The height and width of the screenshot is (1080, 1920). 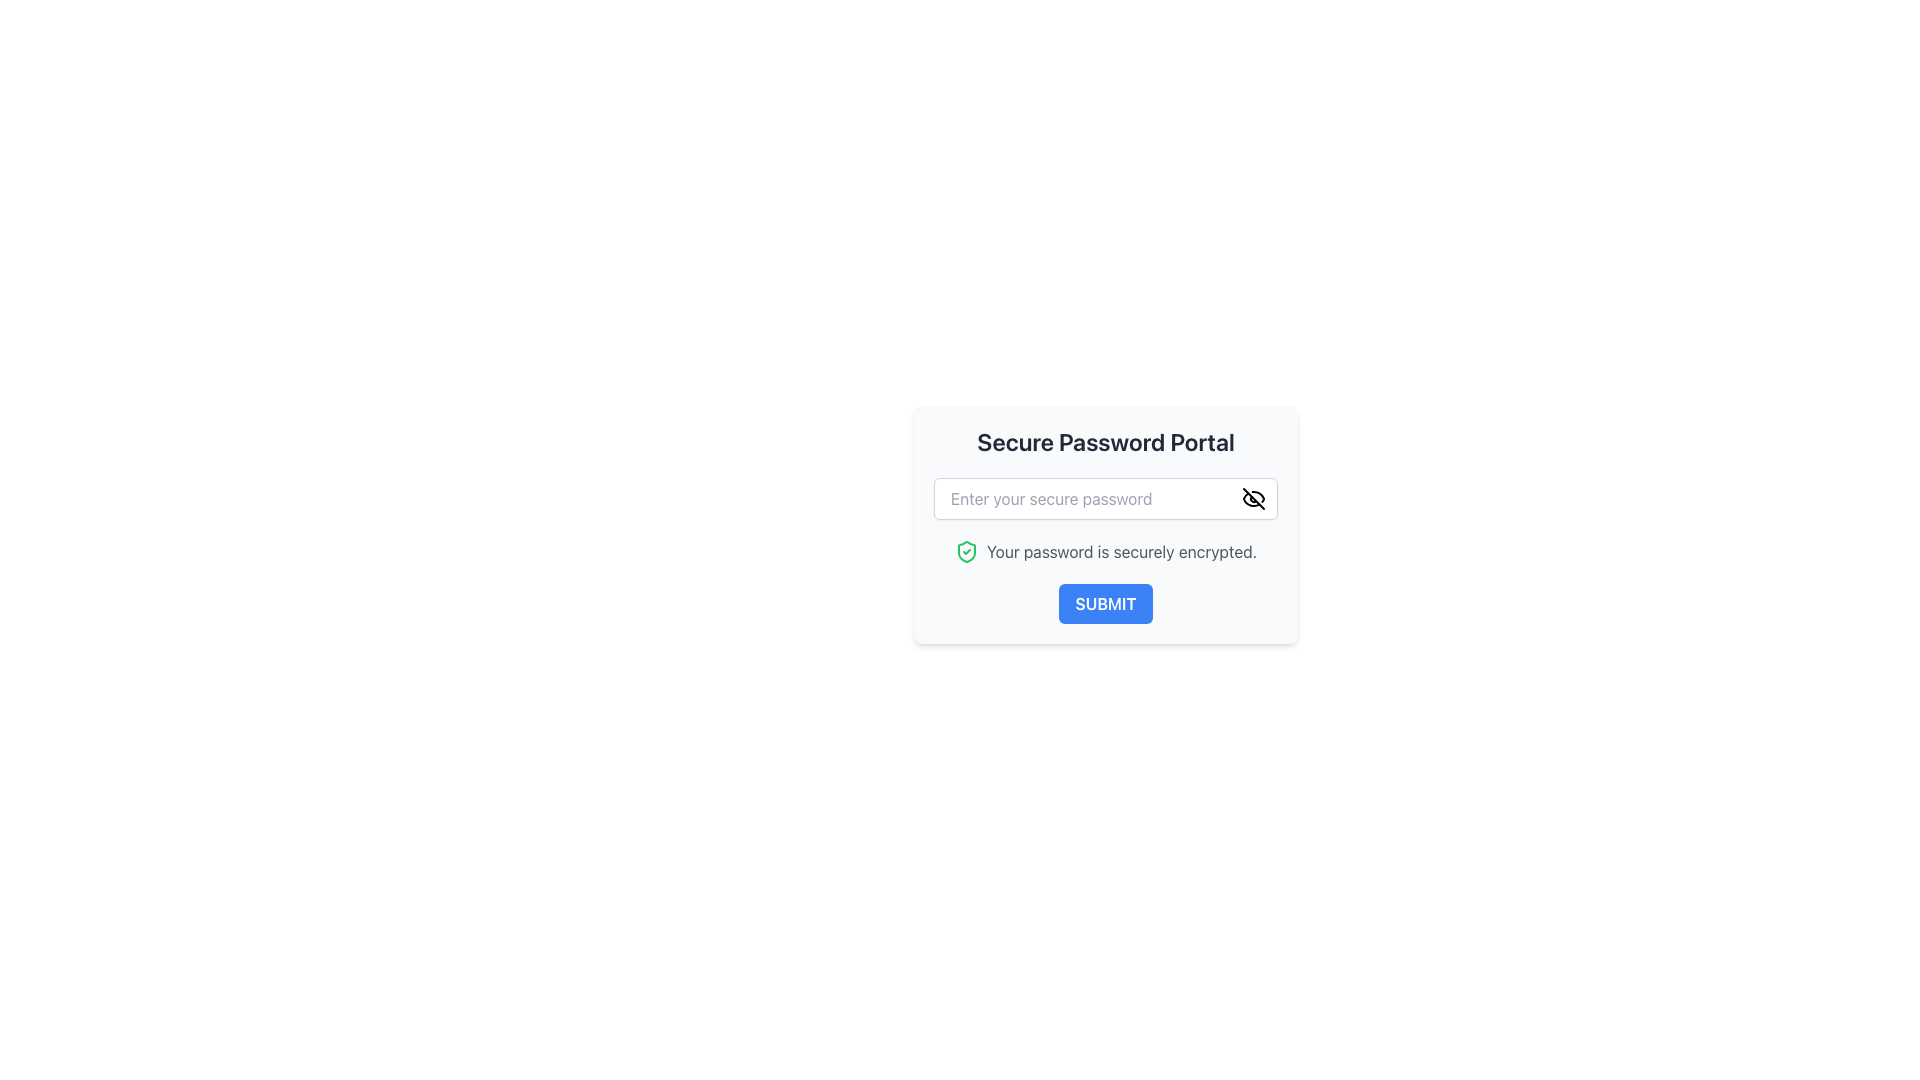 What do you see at coordinates (1252, 497) in the screenshot?
I see `the password visibility toggle icon, which is an eye-off icon styled in black and positioned at the far-right edge of the 'Enter your secure password' input field` at bounding box center [1252, 497].